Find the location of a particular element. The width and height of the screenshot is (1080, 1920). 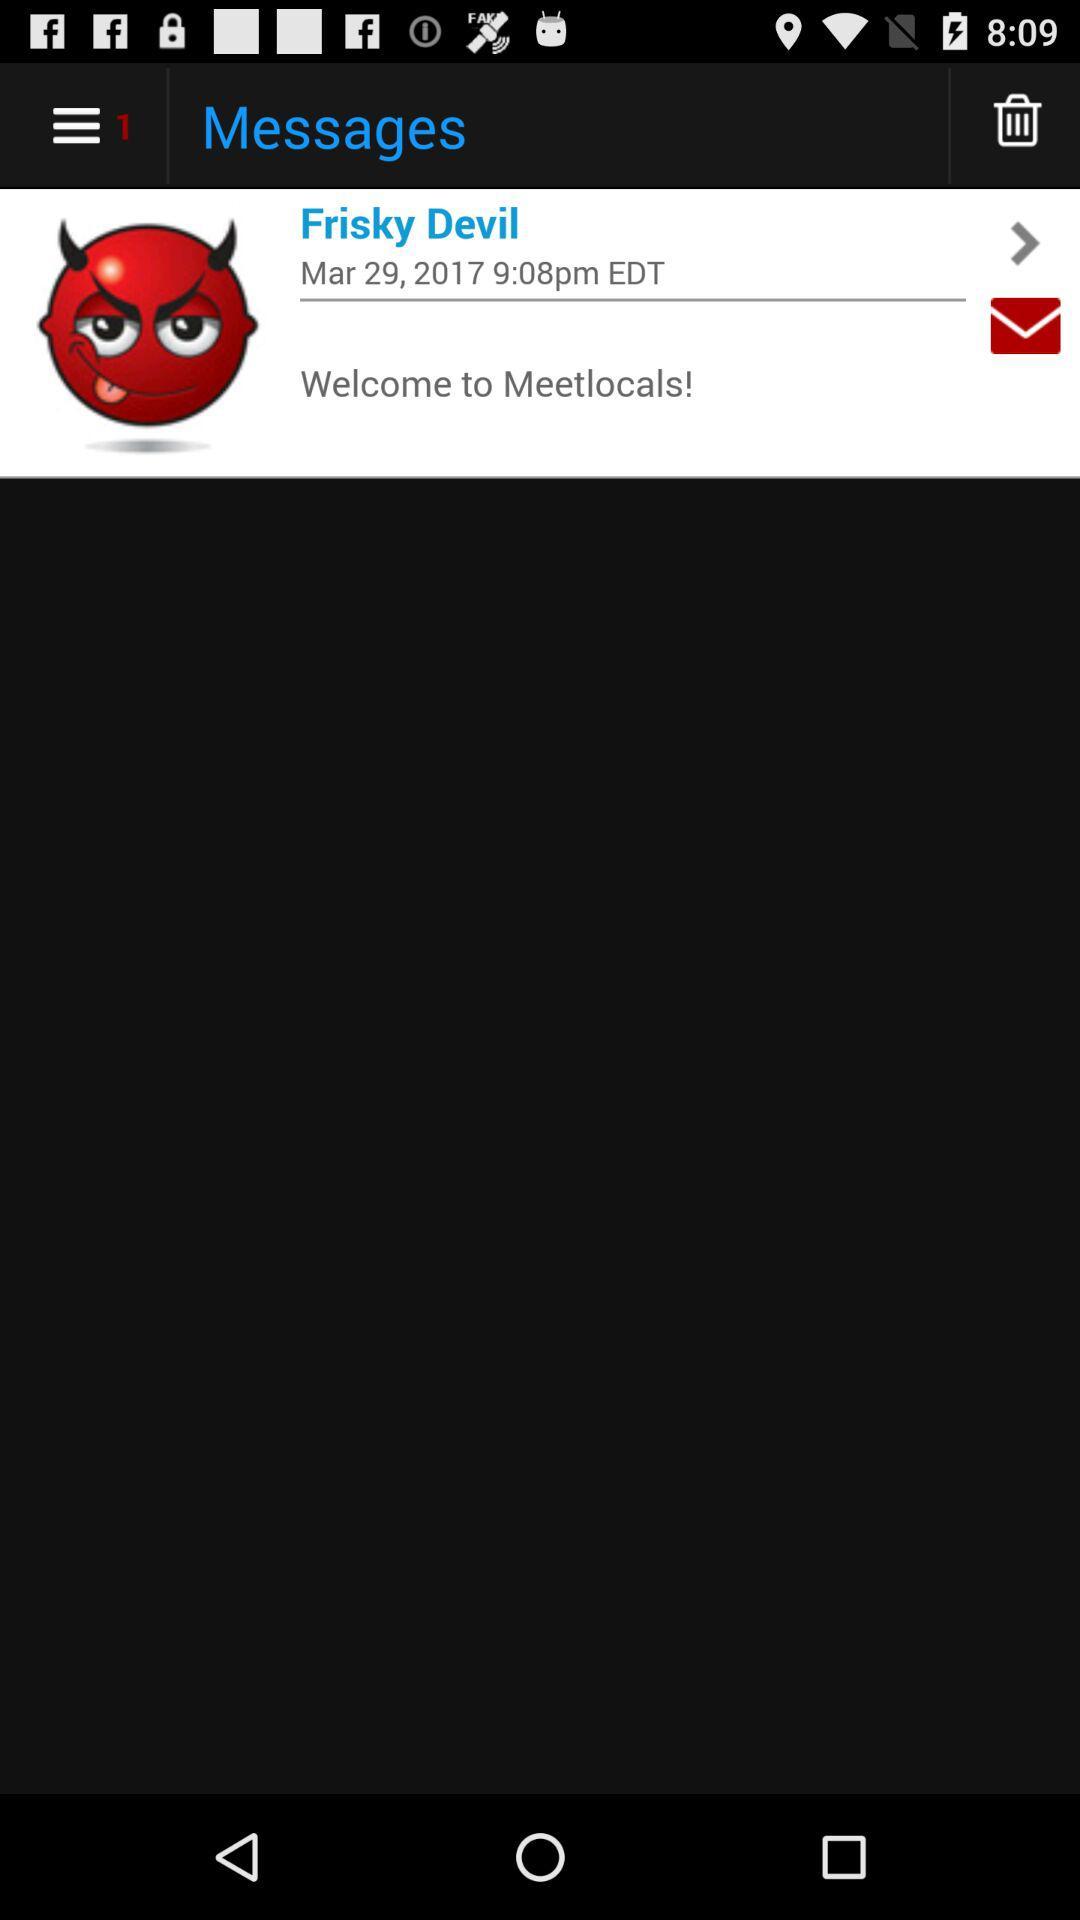

app next to mar 29 2017 item is located at coordinates (1025, 325).